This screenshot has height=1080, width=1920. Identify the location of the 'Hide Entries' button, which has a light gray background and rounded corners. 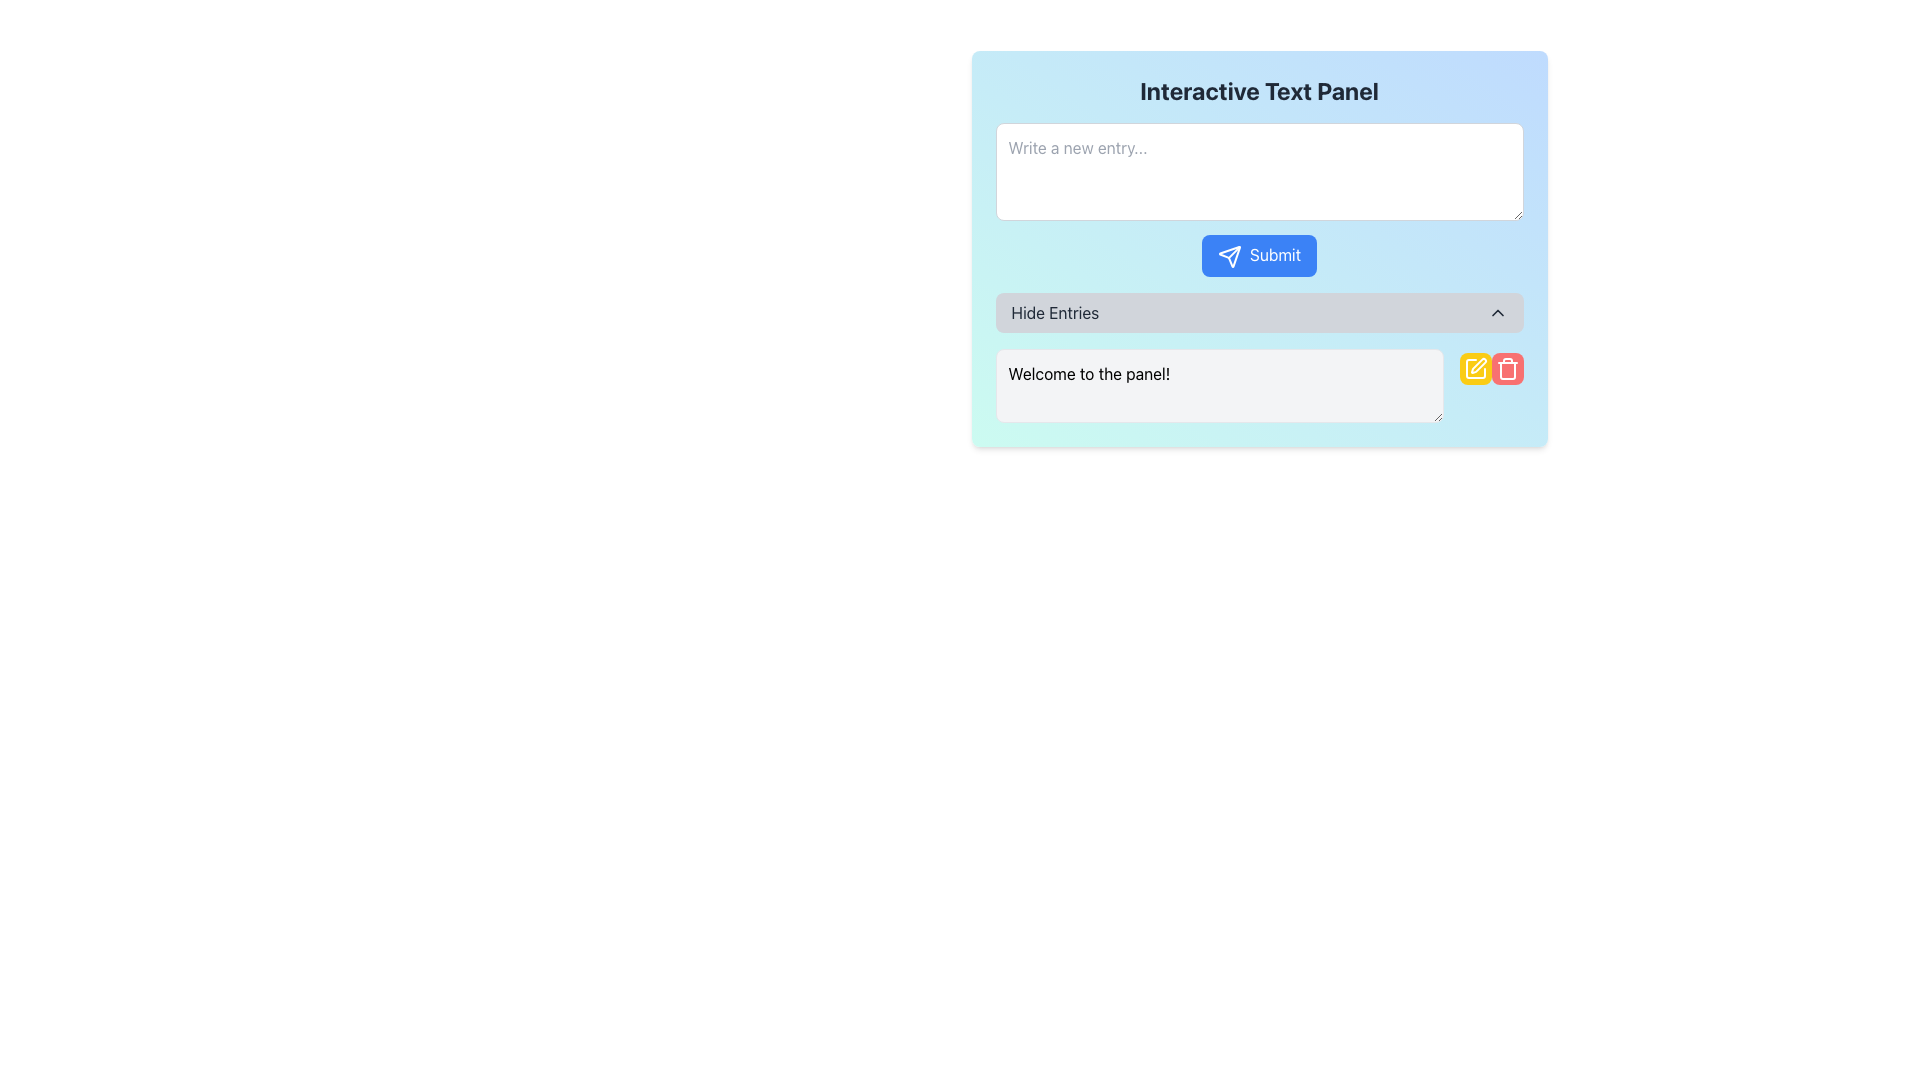
(1258, 312).